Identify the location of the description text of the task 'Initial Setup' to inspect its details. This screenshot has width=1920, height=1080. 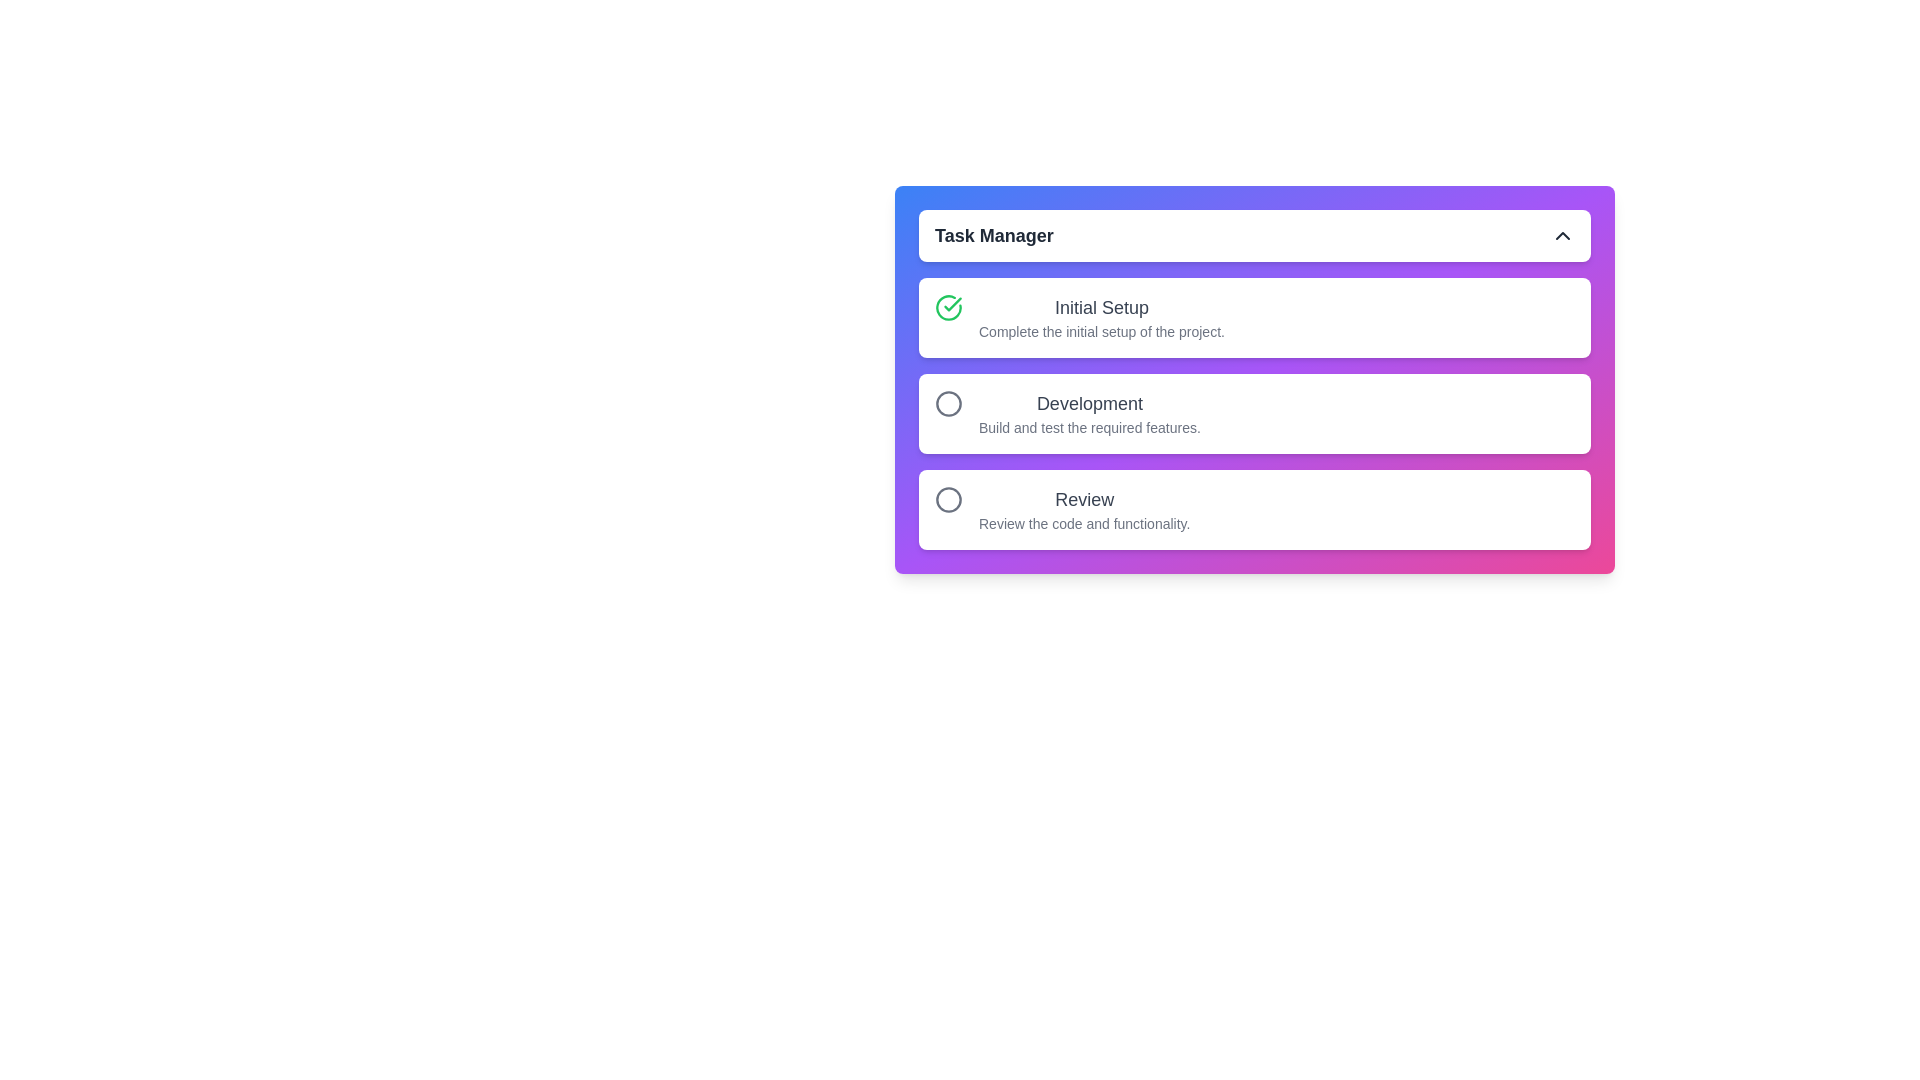
(1100, 316).